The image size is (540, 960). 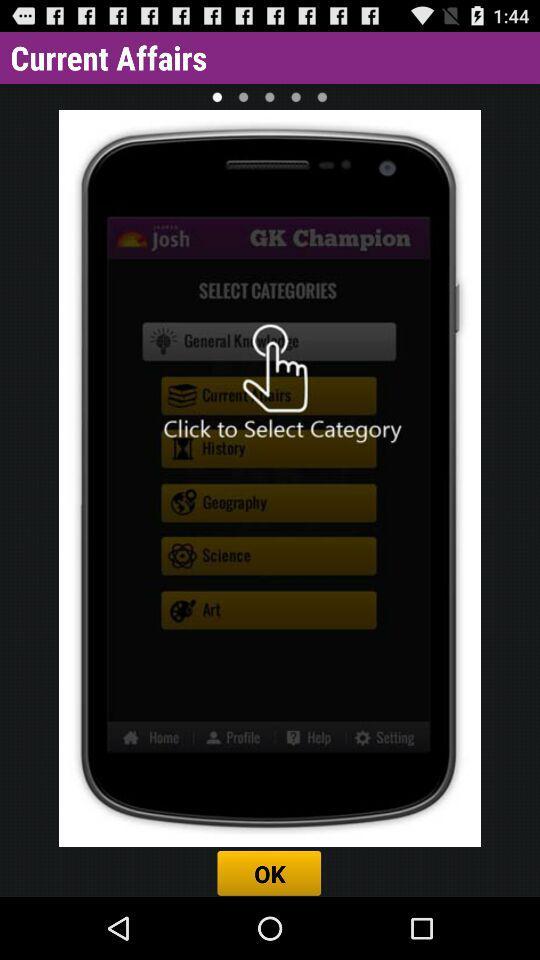 I want to click on the ok at the bottom, so click(x=270, y=872).